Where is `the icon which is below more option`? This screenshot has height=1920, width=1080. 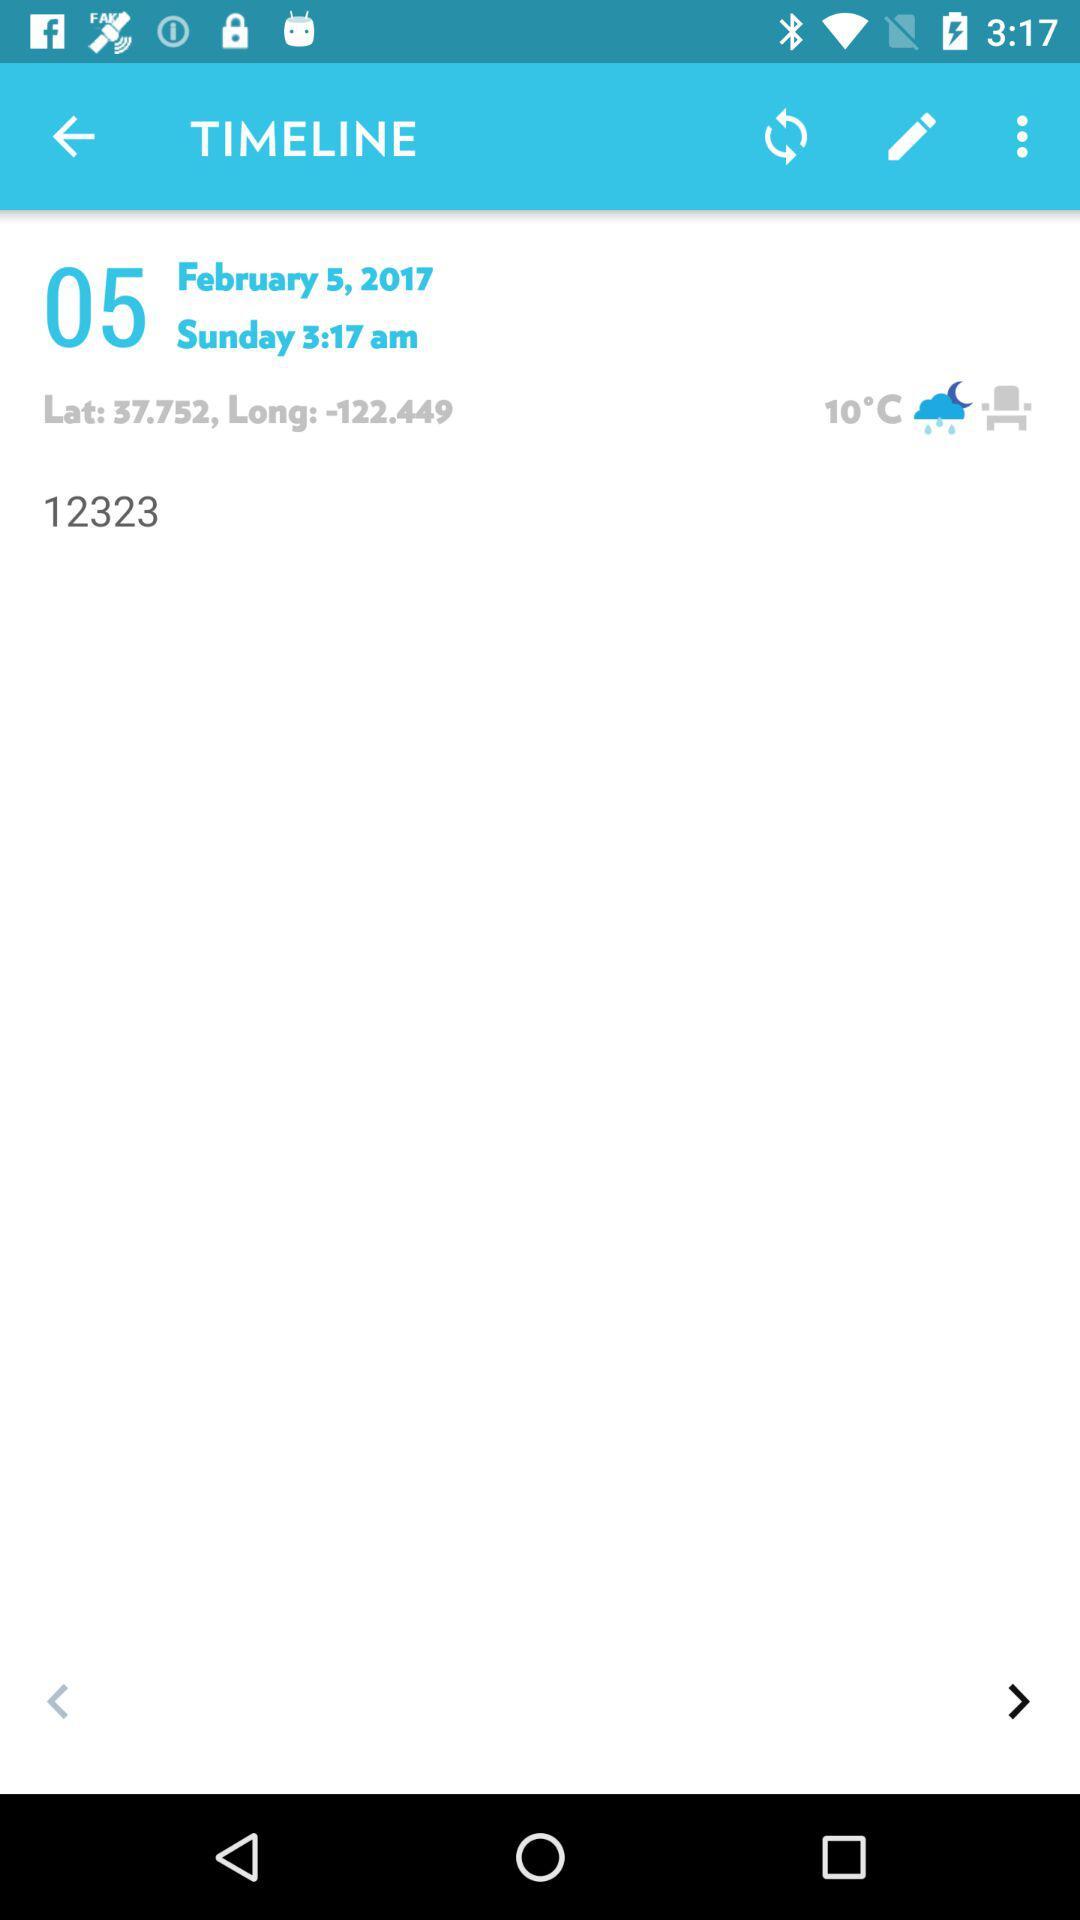 the icon which is below more option is located at coordinates (1006, 407).